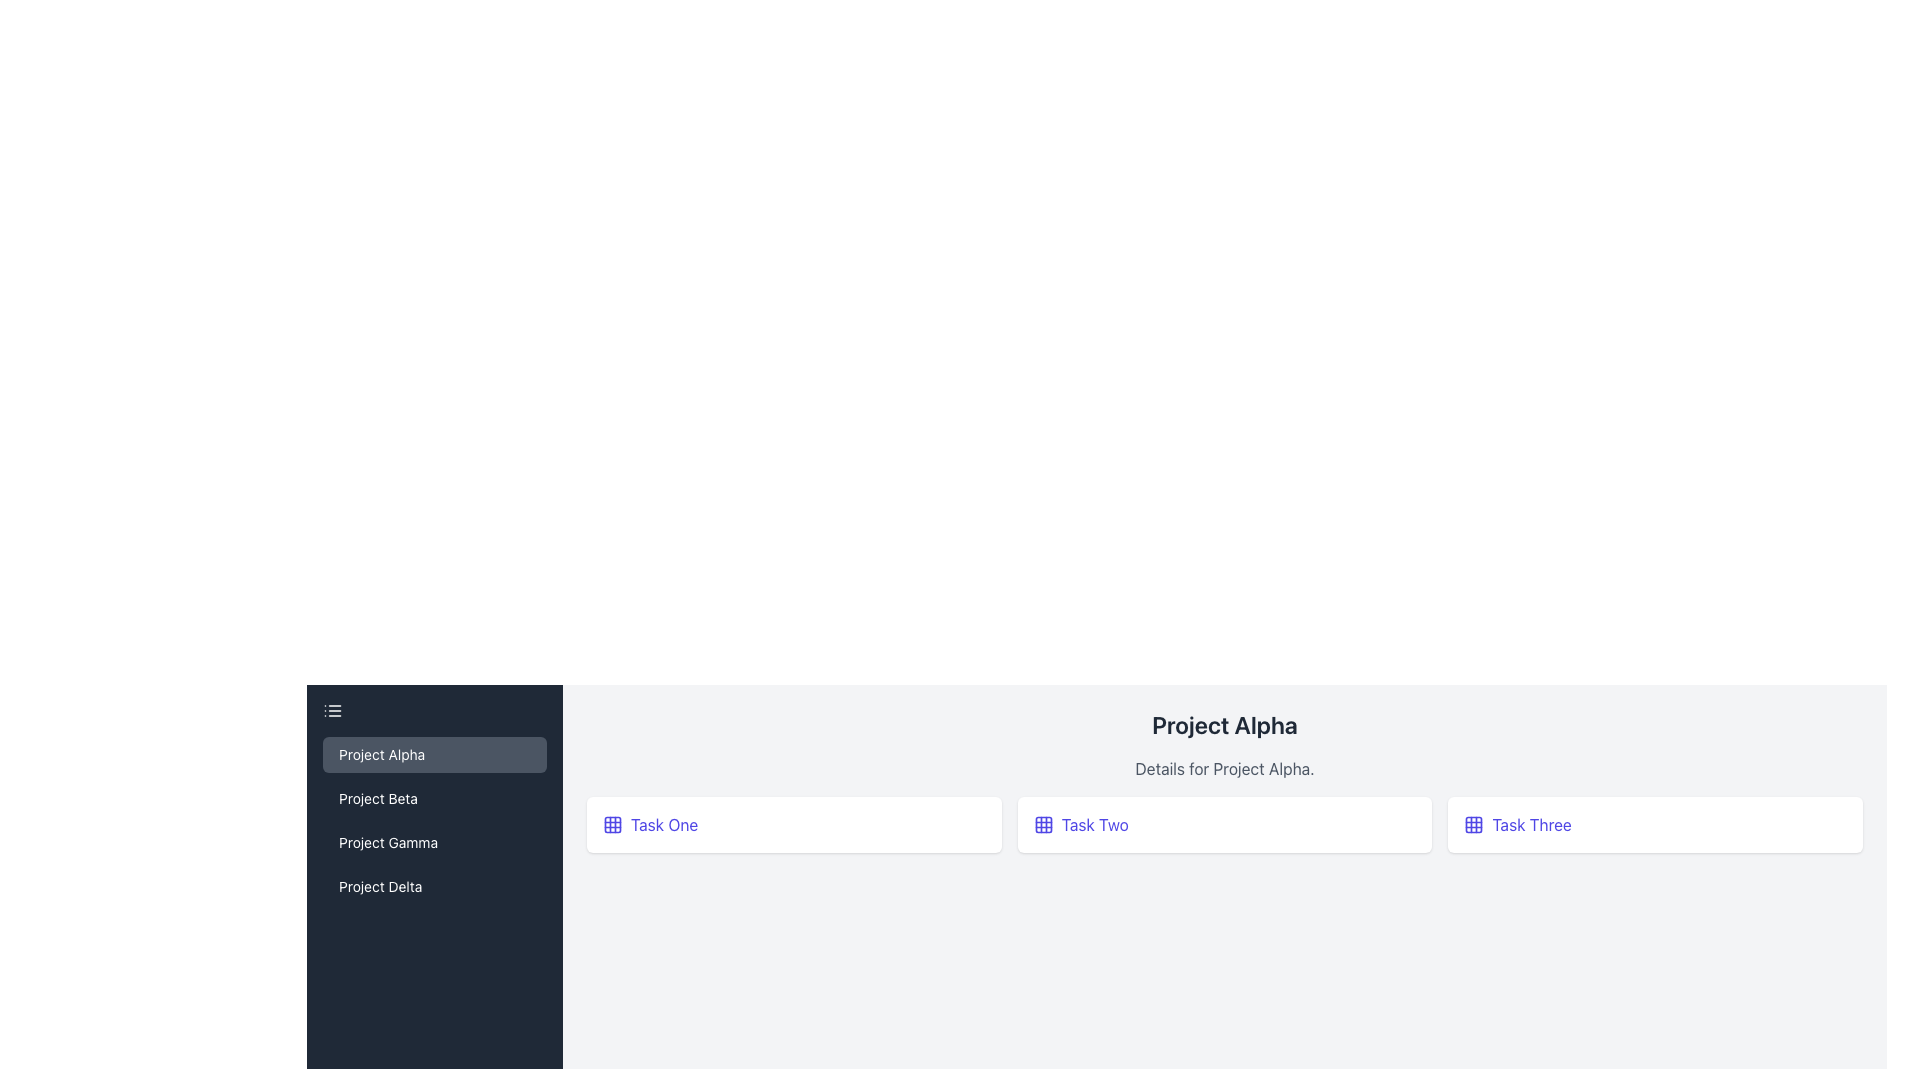 This screenshot has height=1080, width=1920. Describe the element at coordinates (434, 843) in the screenshot. I see `the 'Project Gamma' button located in the left-hand panel, which is the third item in a vertical list of projects` at that location.